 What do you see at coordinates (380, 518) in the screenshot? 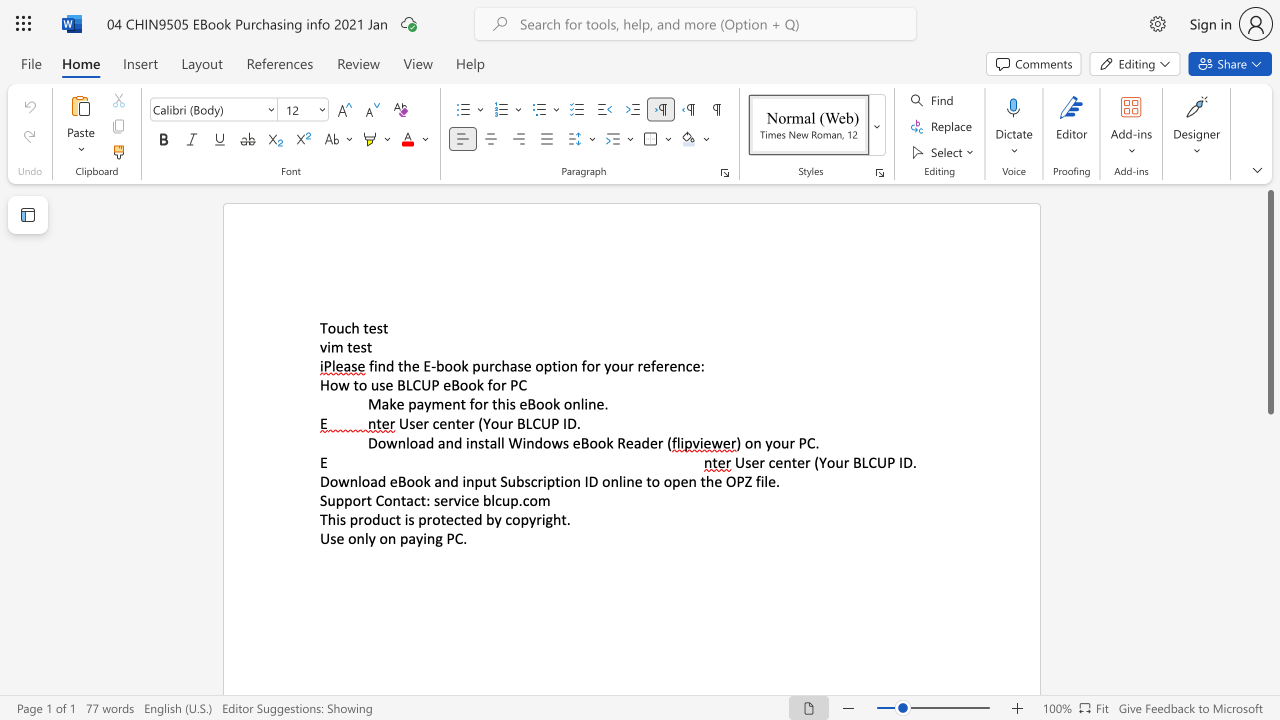
I see `the space between the continuous character "d" and "u" in the text` at bounding box center [380, 518].